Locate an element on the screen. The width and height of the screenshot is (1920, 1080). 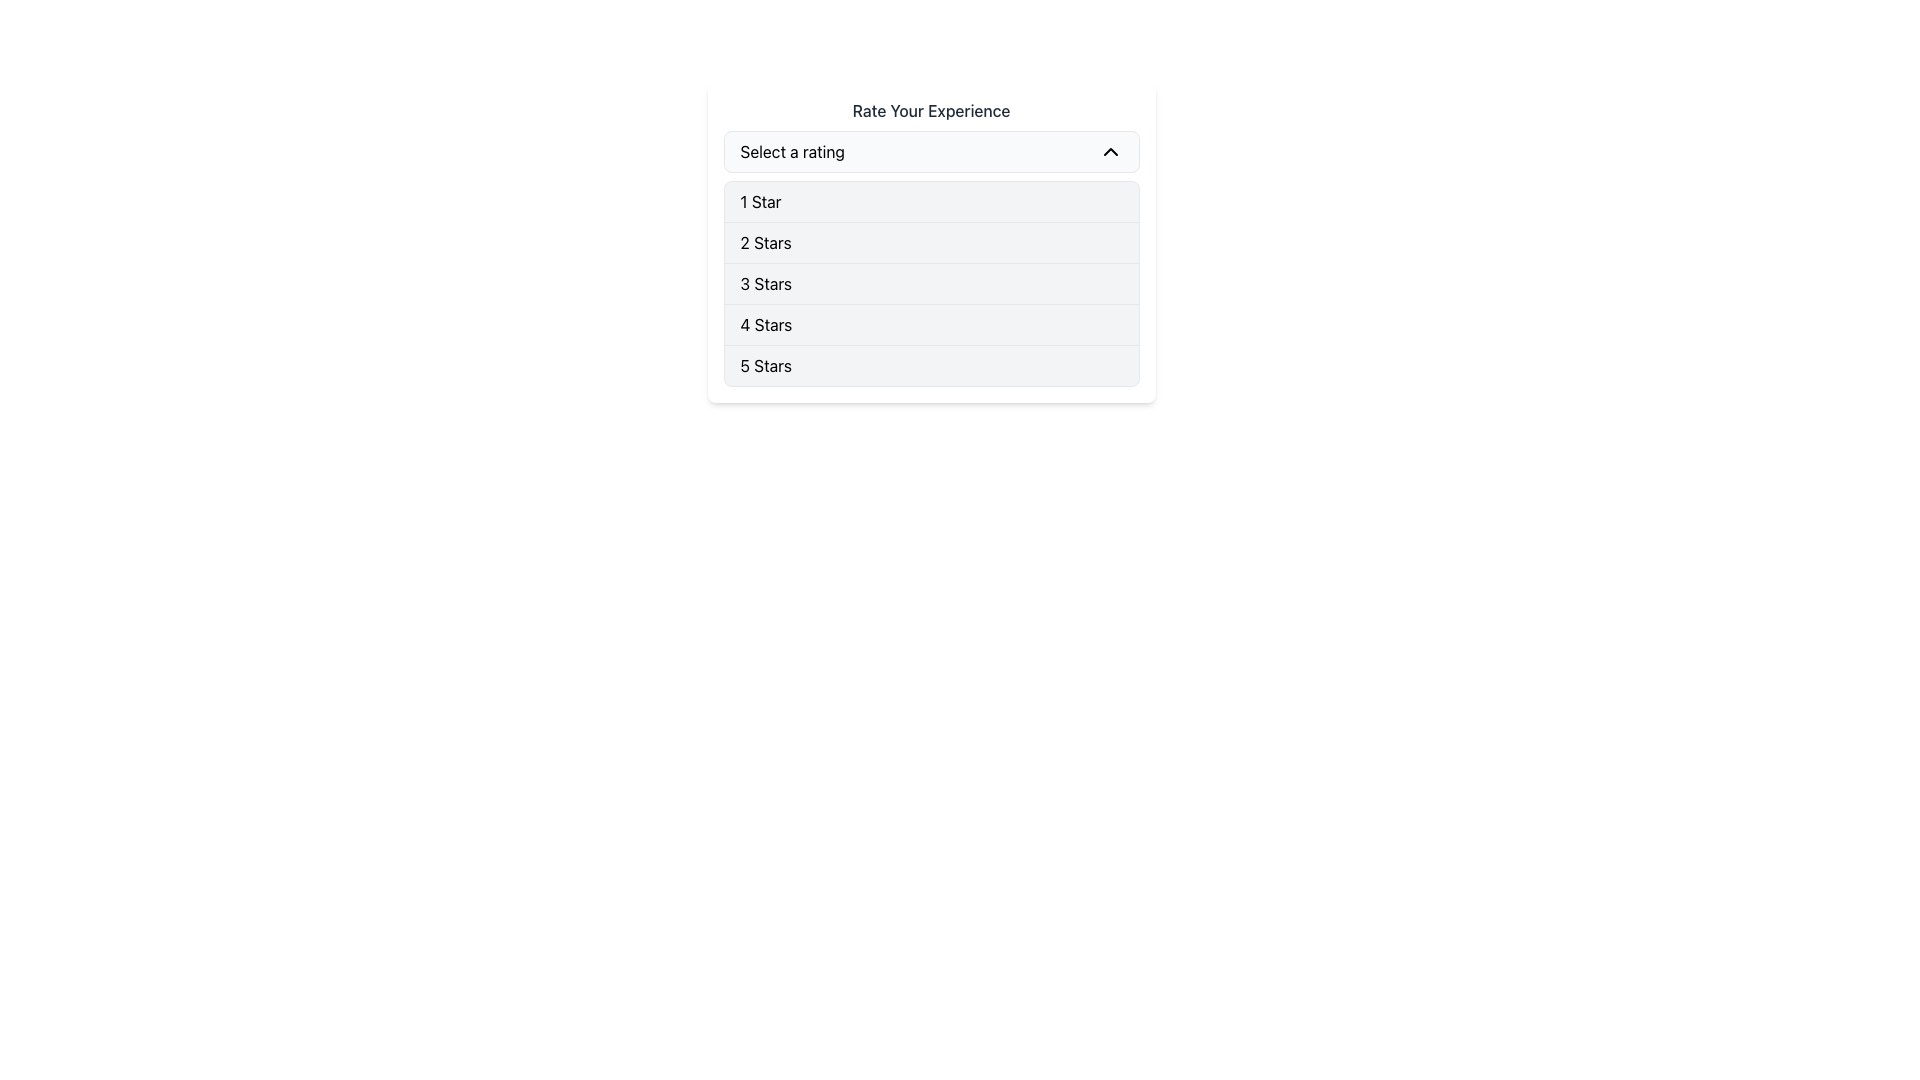
the text label displaying '1 Star', located at the top of the rating options in the dropdown menu below the 'Rate Your Experience' heading is located at coordinates (759, 201).